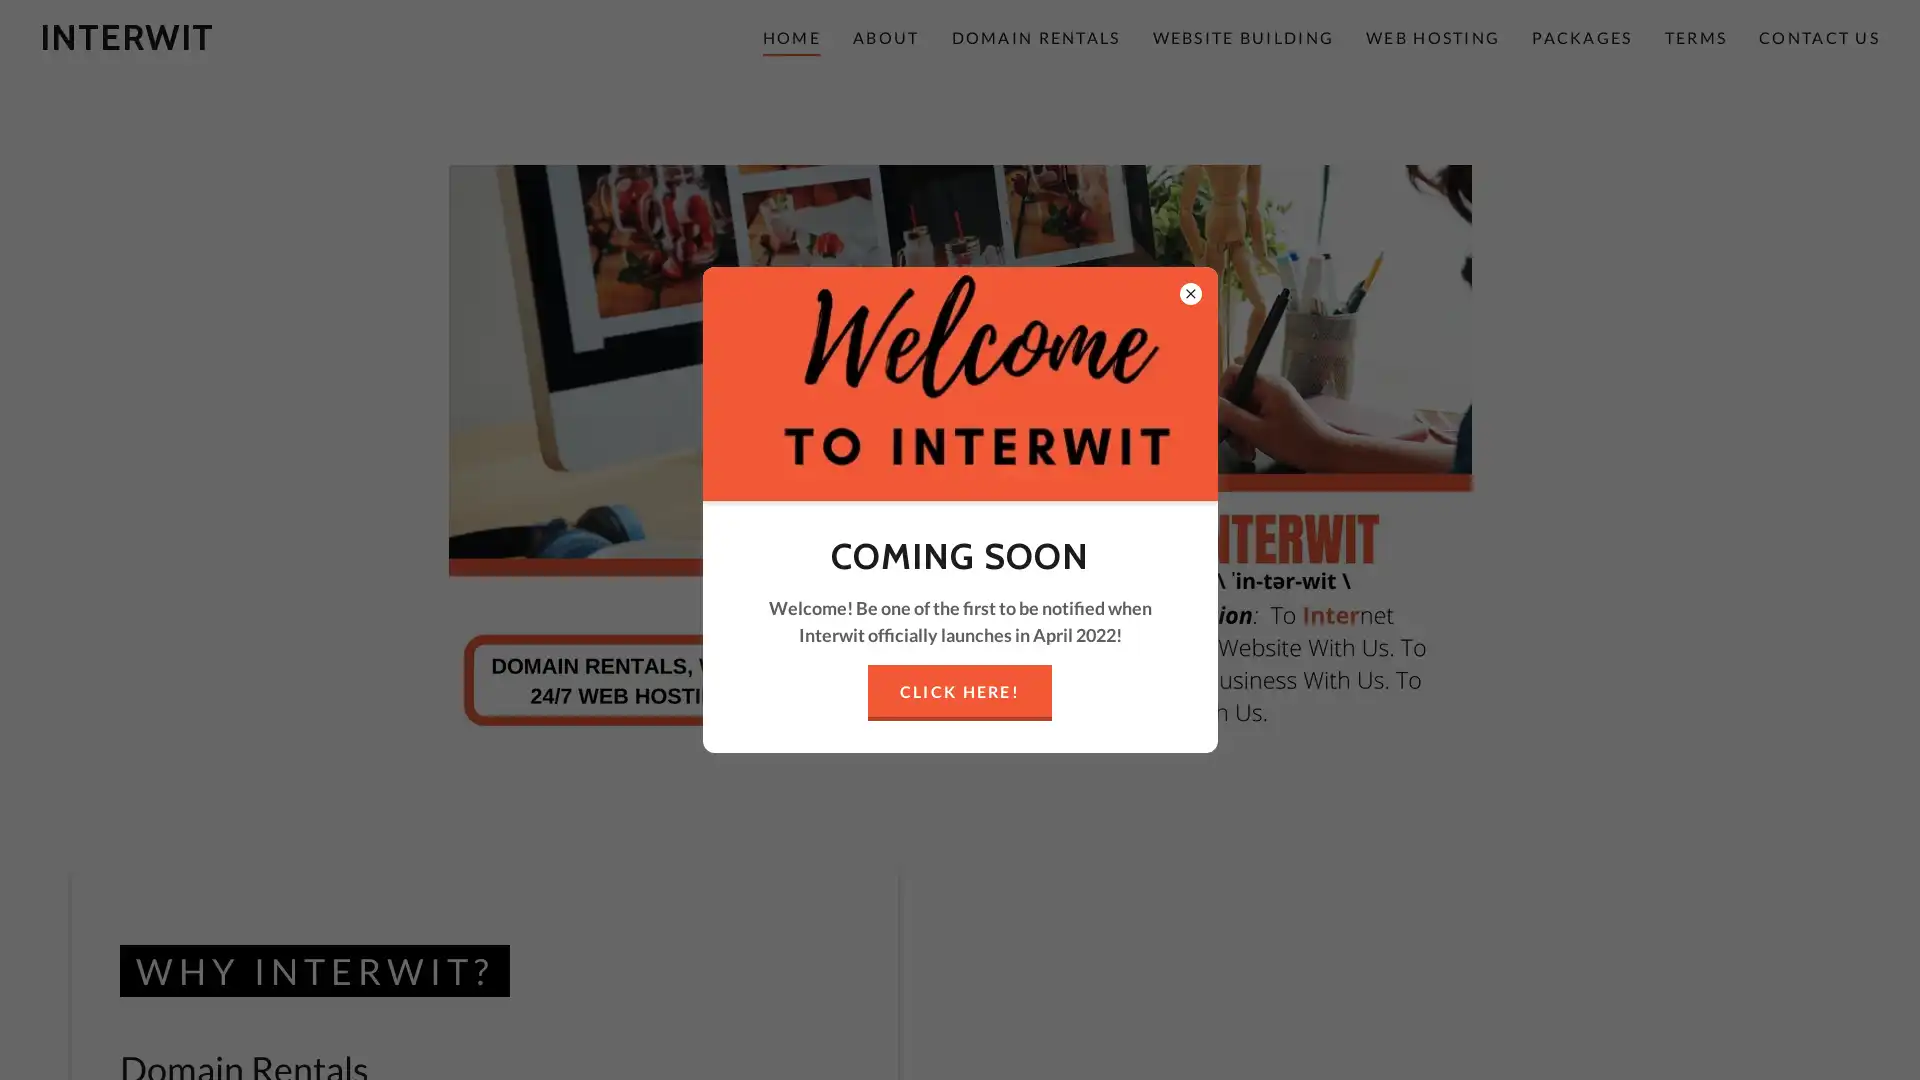 Image resolution: width=1920 pixels, height=1080 pixels. What do you see at coordinates (1867, 1029) in the screenshot?
I see `Chat widget toggle` at bounding box center [1867, 1029].